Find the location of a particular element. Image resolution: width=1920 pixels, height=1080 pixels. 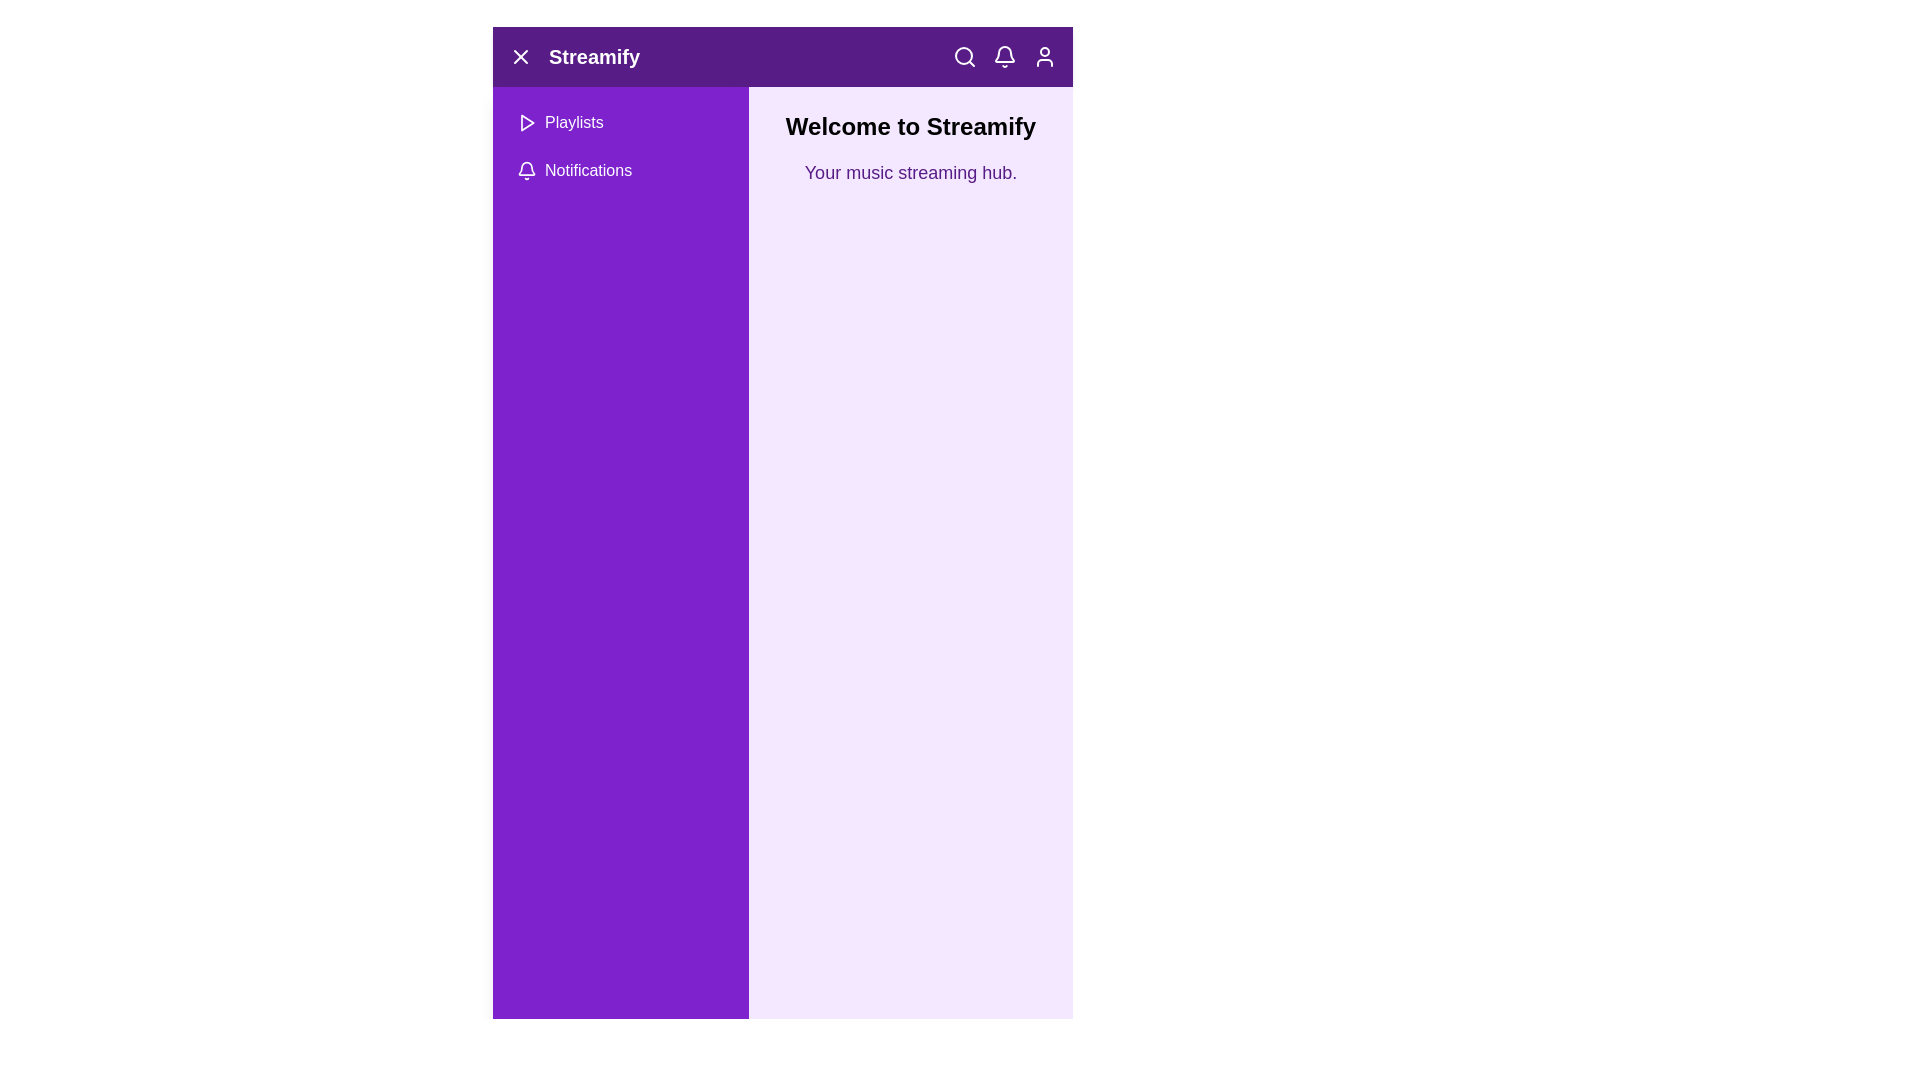

the navigational label indicating the menu item for managing or viewing playlists is located at coordinates (573, 123).